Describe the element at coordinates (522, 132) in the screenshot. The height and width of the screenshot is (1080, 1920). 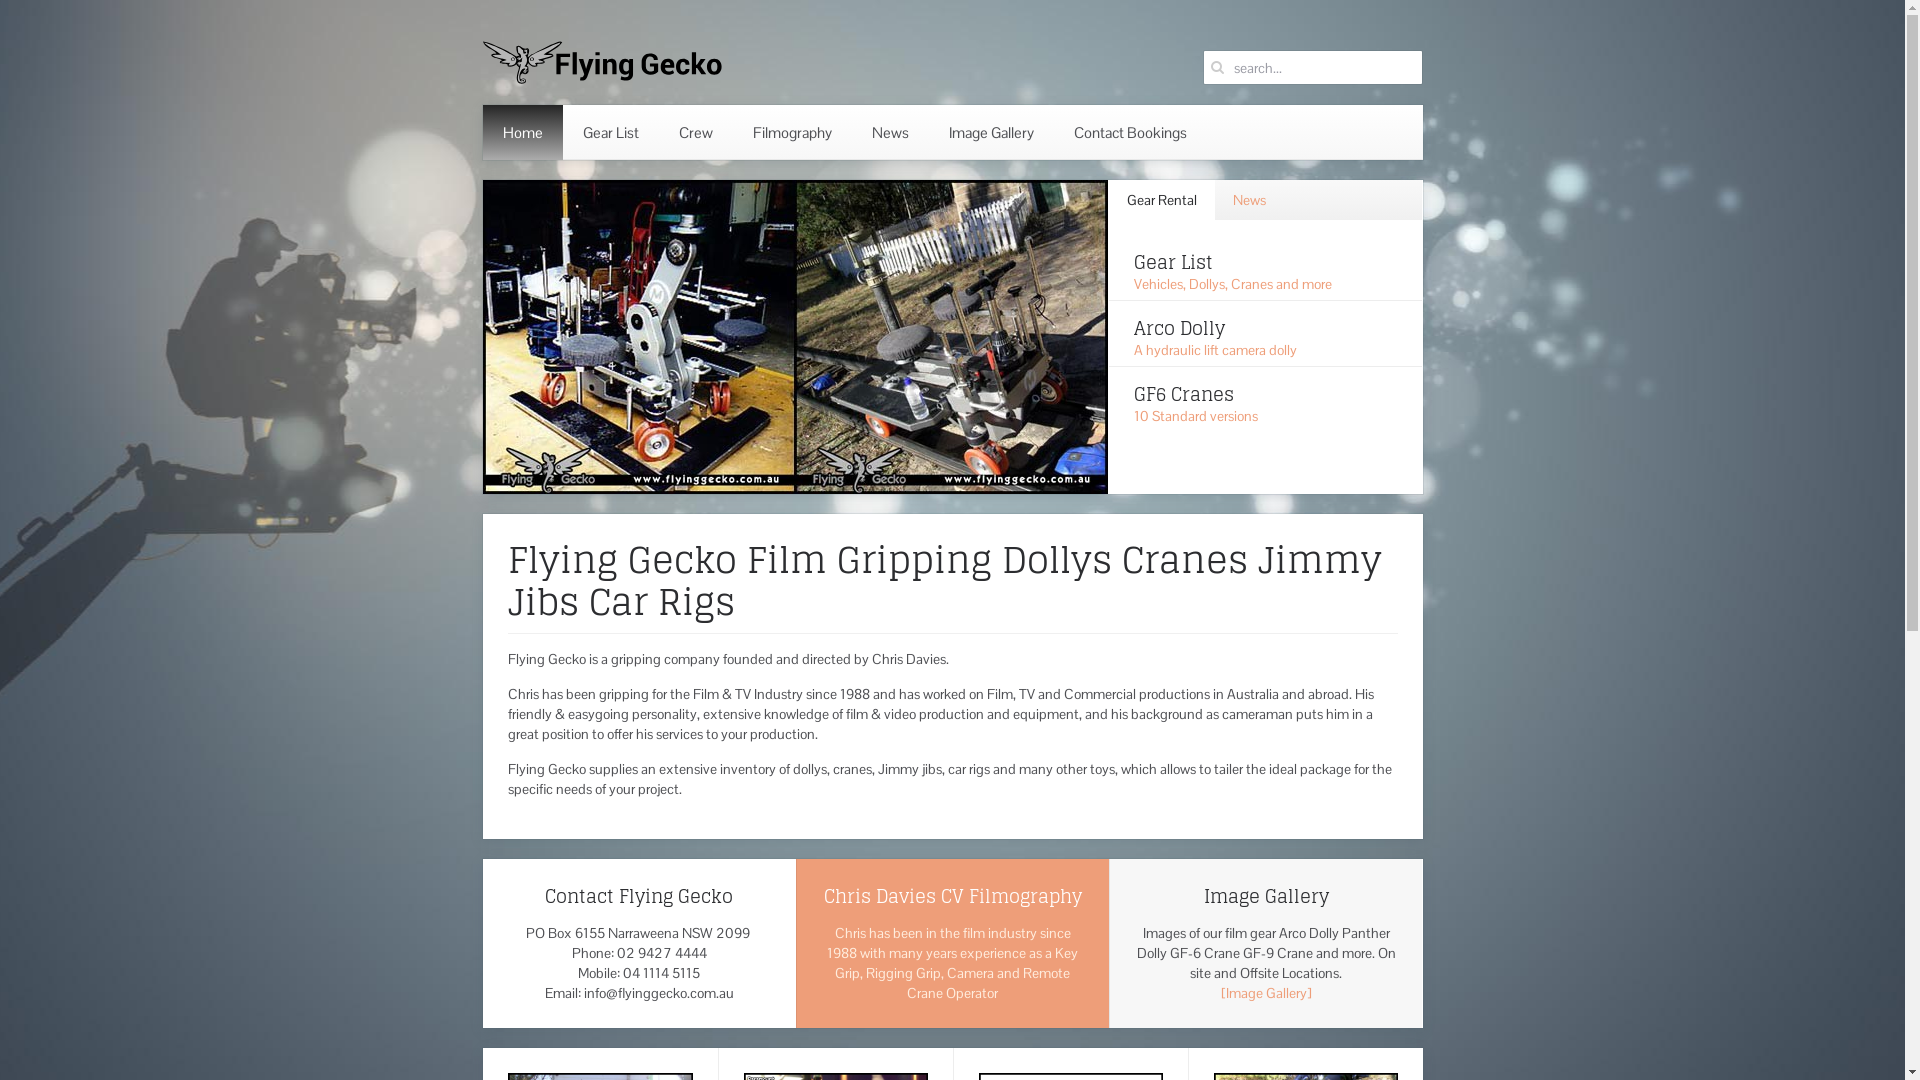
I see `'Home'` at that location.